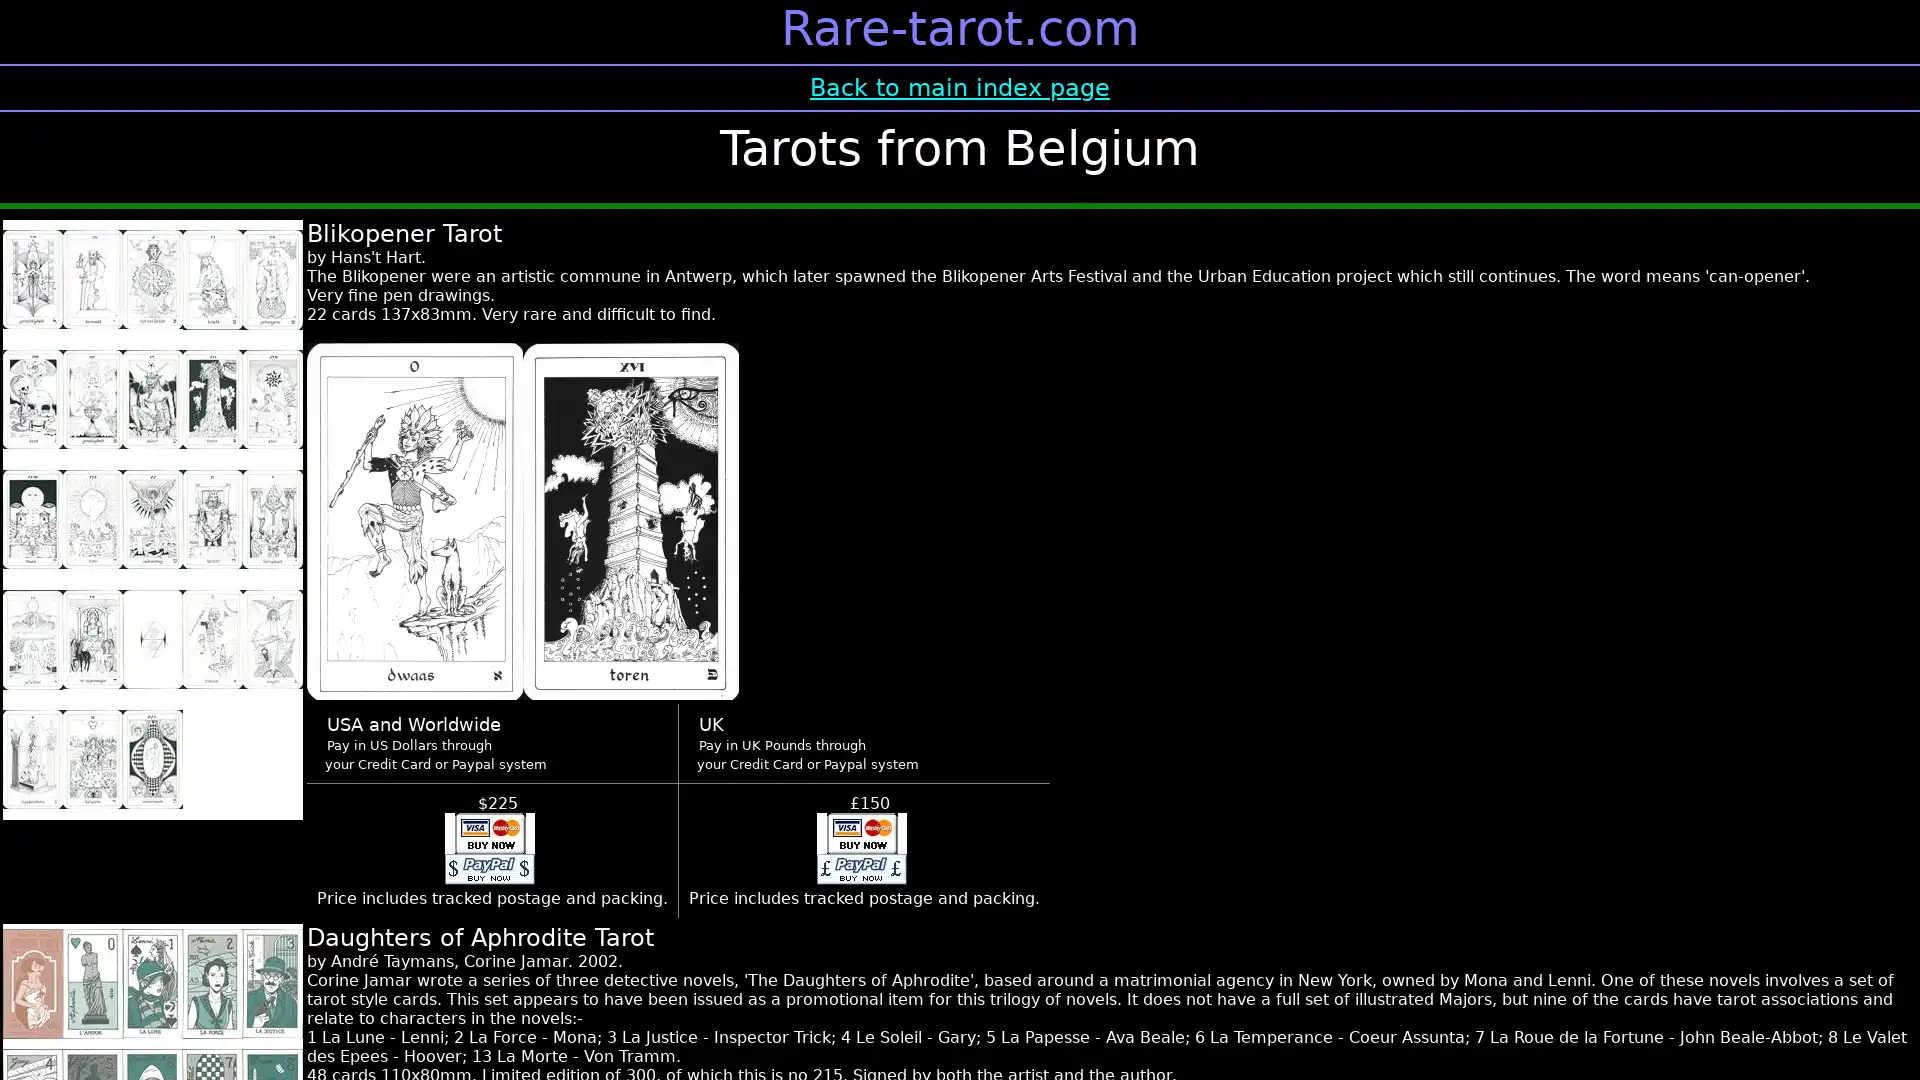  What do you see at coordinates (860, 848) in the screenshot?
I see `Make payment in UK pounds using PayPal` at bounding box center [860, 848].